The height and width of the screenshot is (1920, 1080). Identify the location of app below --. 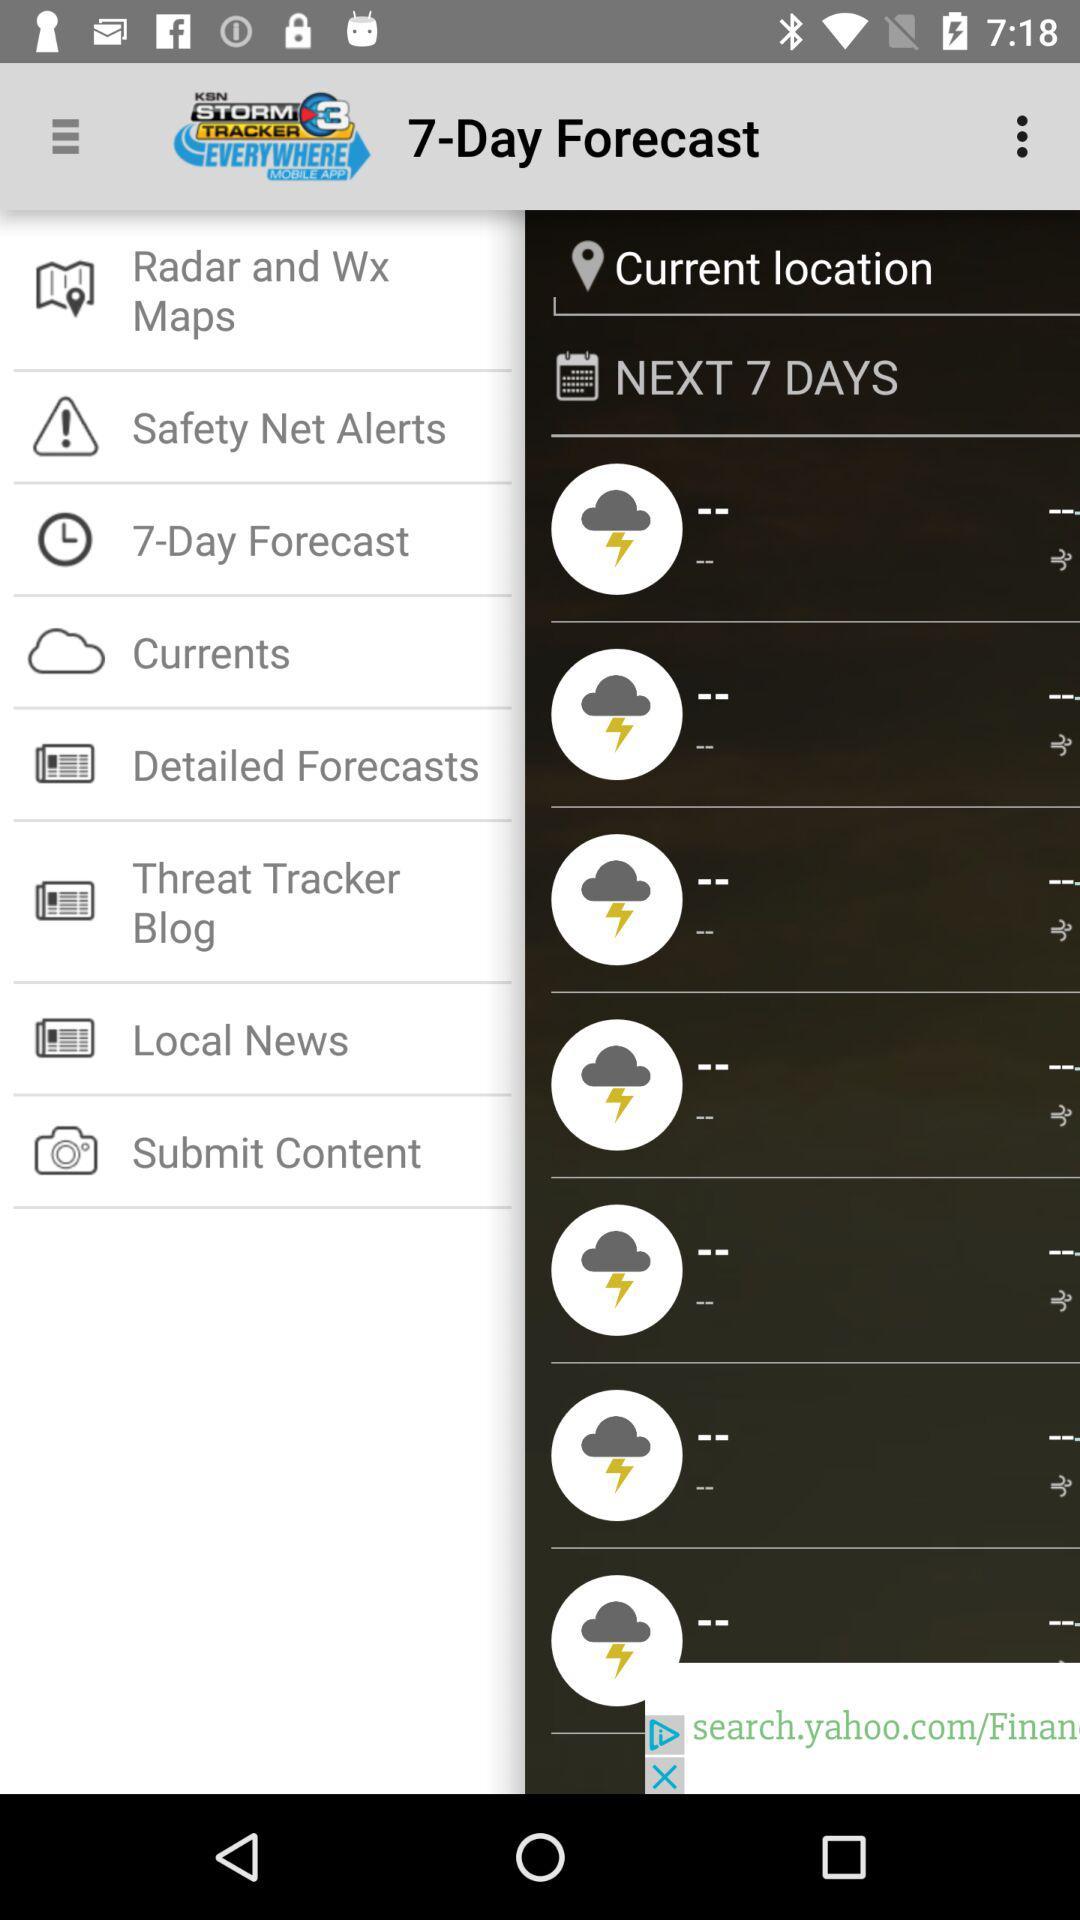
(1060, 1247).